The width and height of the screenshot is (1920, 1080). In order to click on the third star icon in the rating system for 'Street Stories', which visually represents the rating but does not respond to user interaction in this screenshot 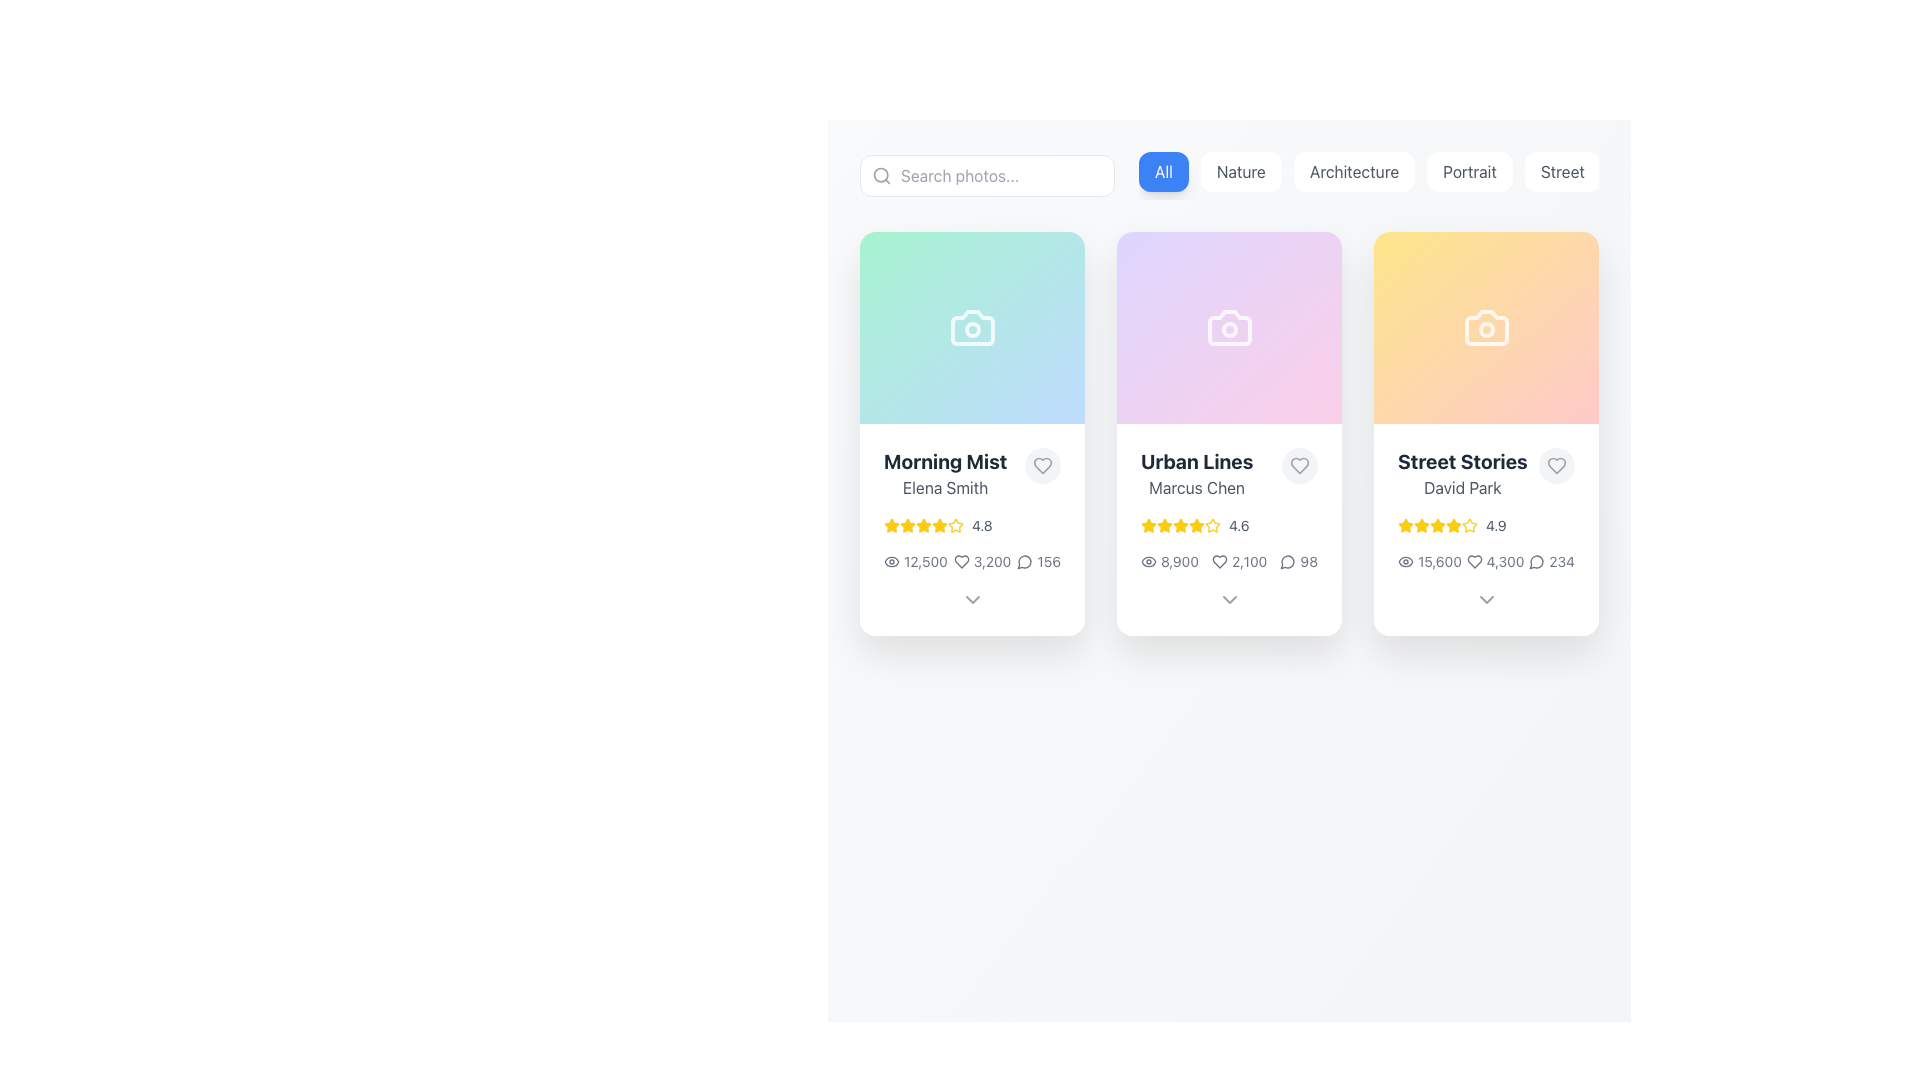, I will do `click(1420, 524)`.